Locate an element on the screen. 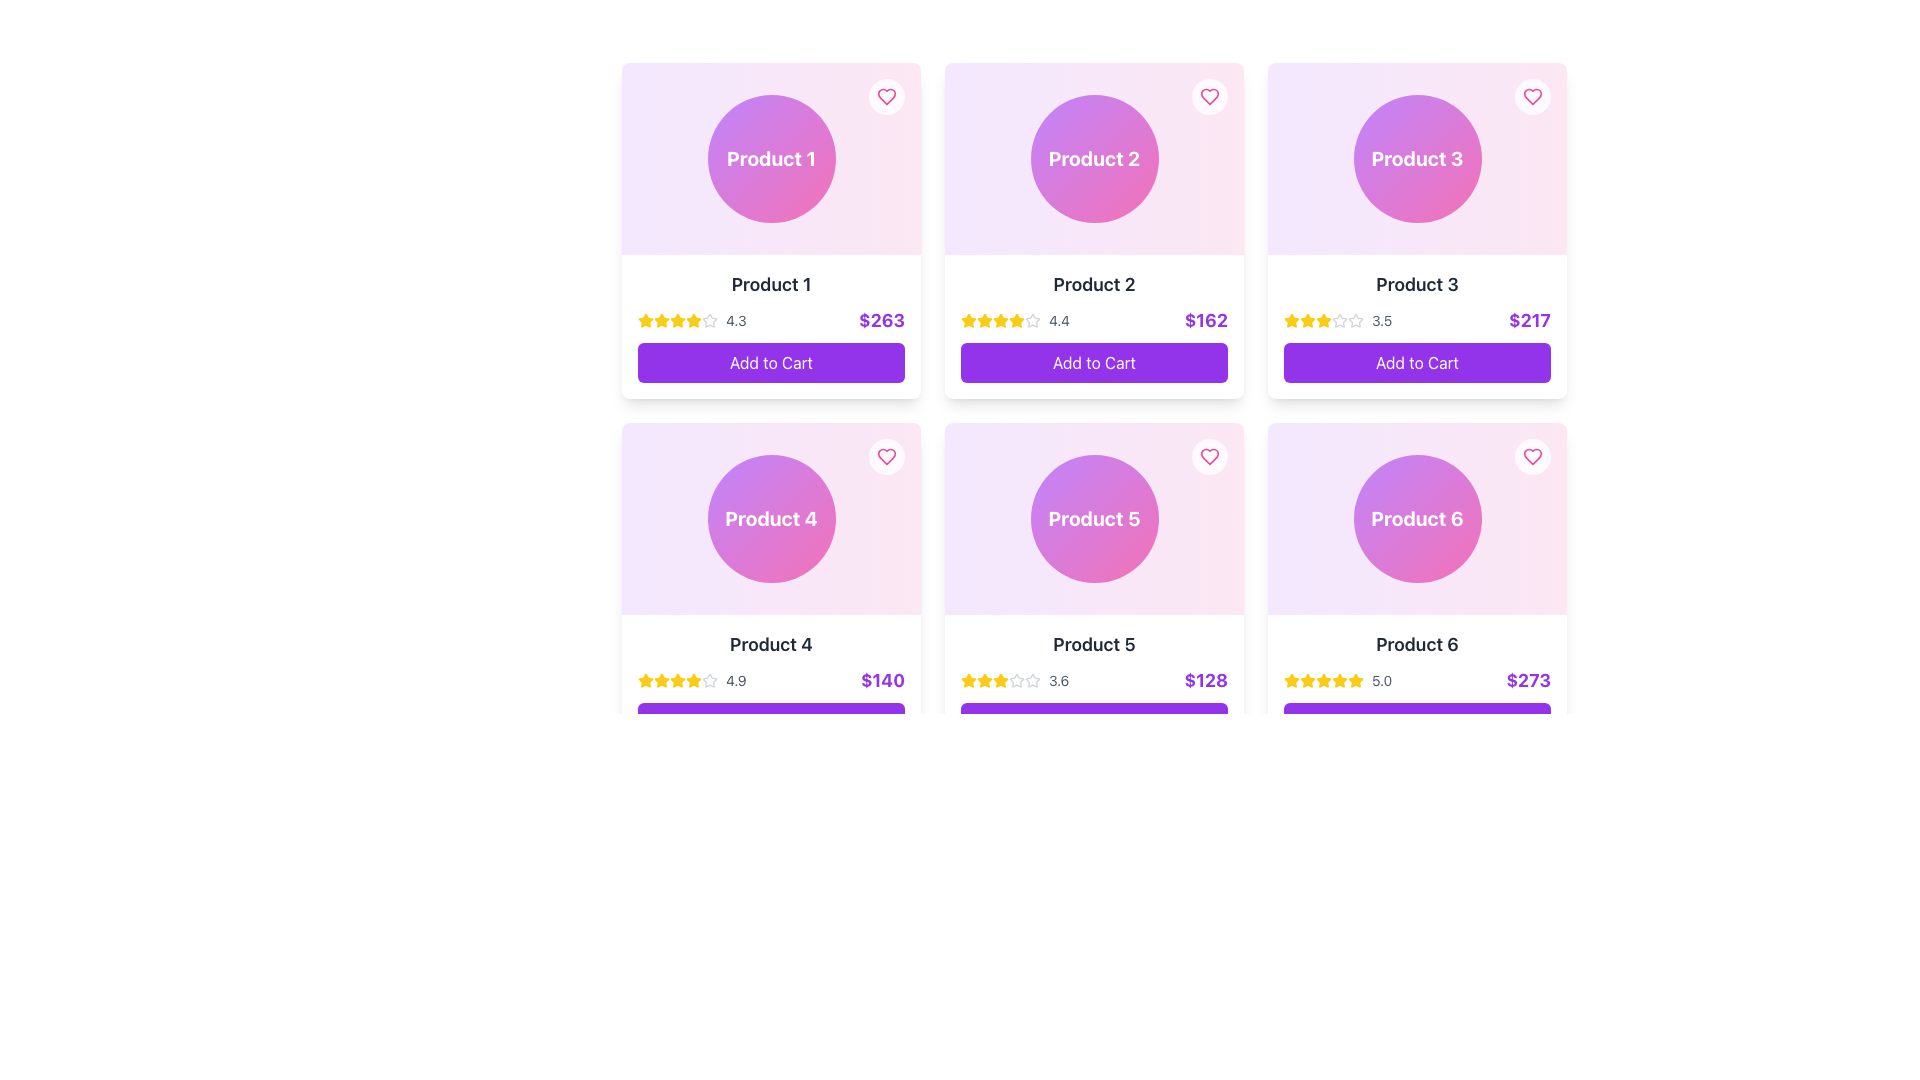 The height and width of the screenshot is (1080, 1920). the second star icon in the rating bar of the third product card, located under the 'Product 3' label is located at coordinates (1339, 319).